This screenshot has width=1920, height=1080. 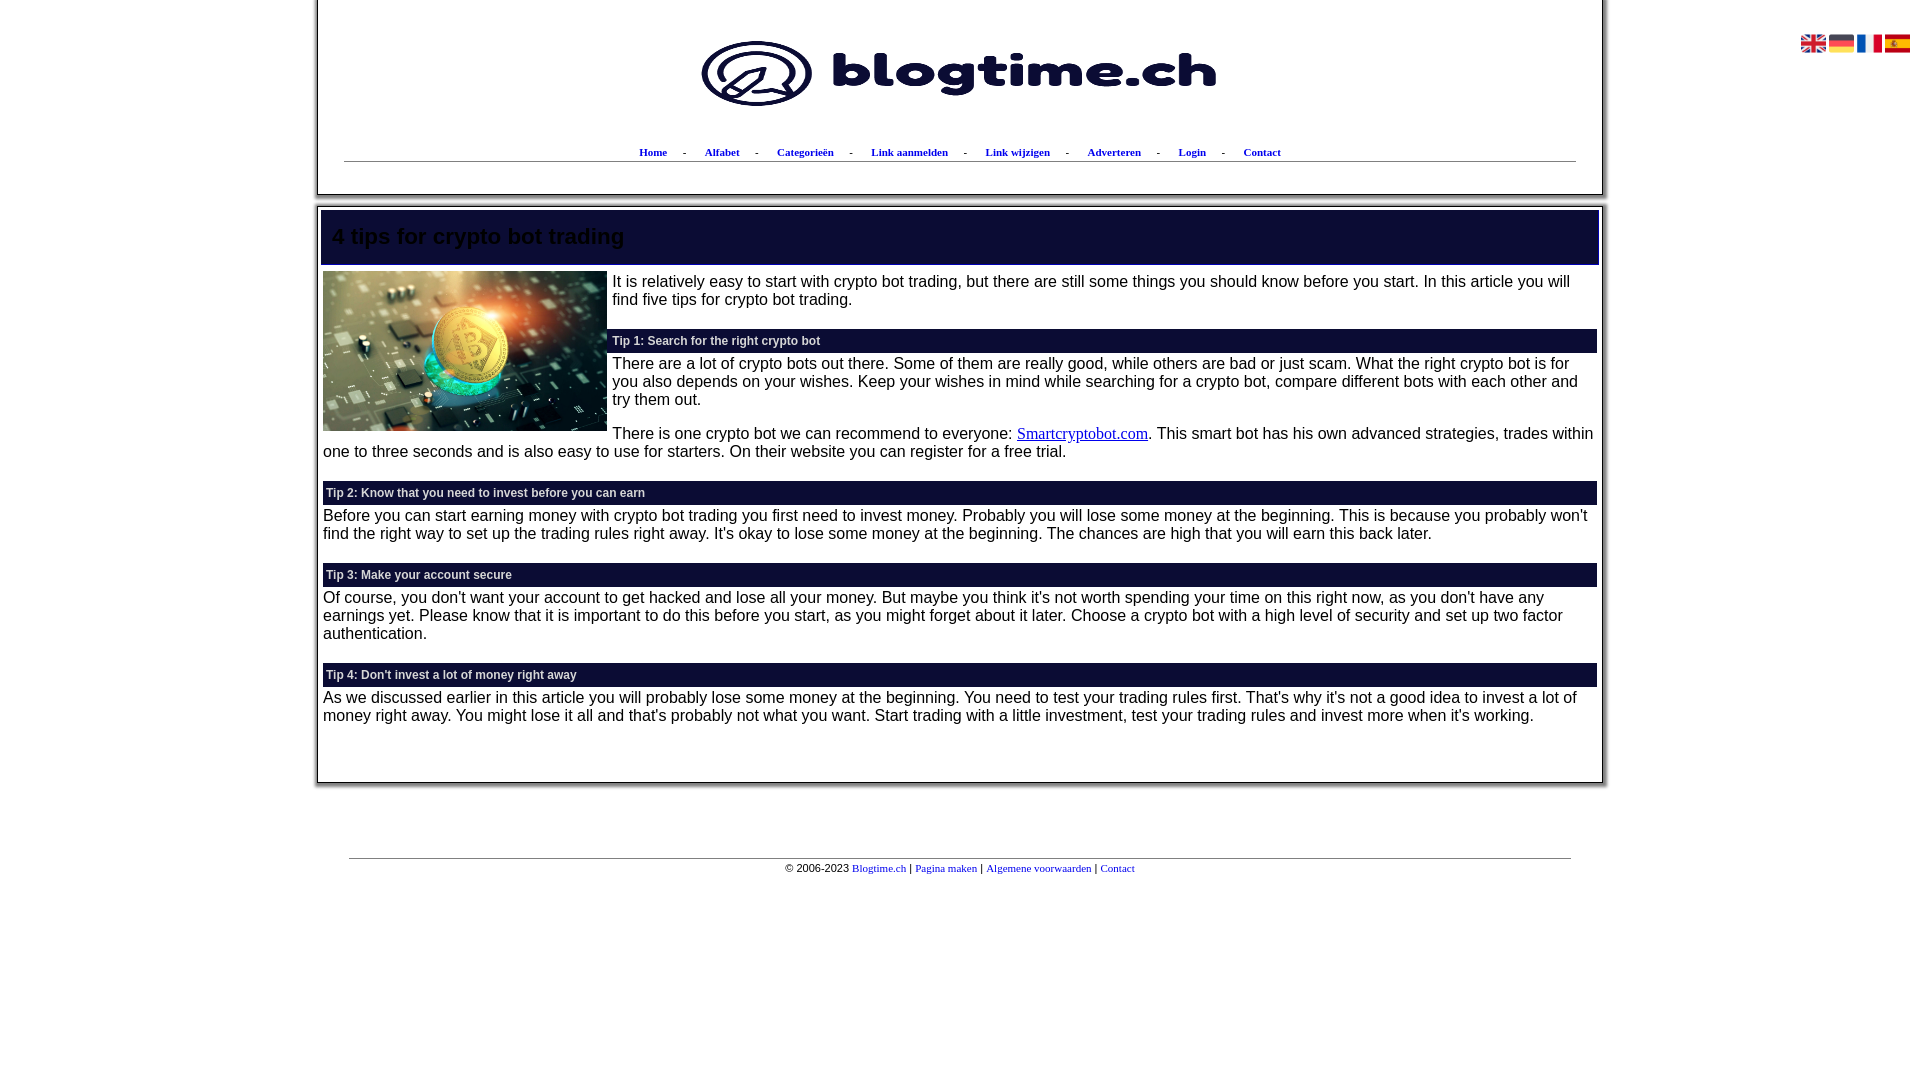 I want to click on 'Blogtime.ch', so click(x=878, y=866).